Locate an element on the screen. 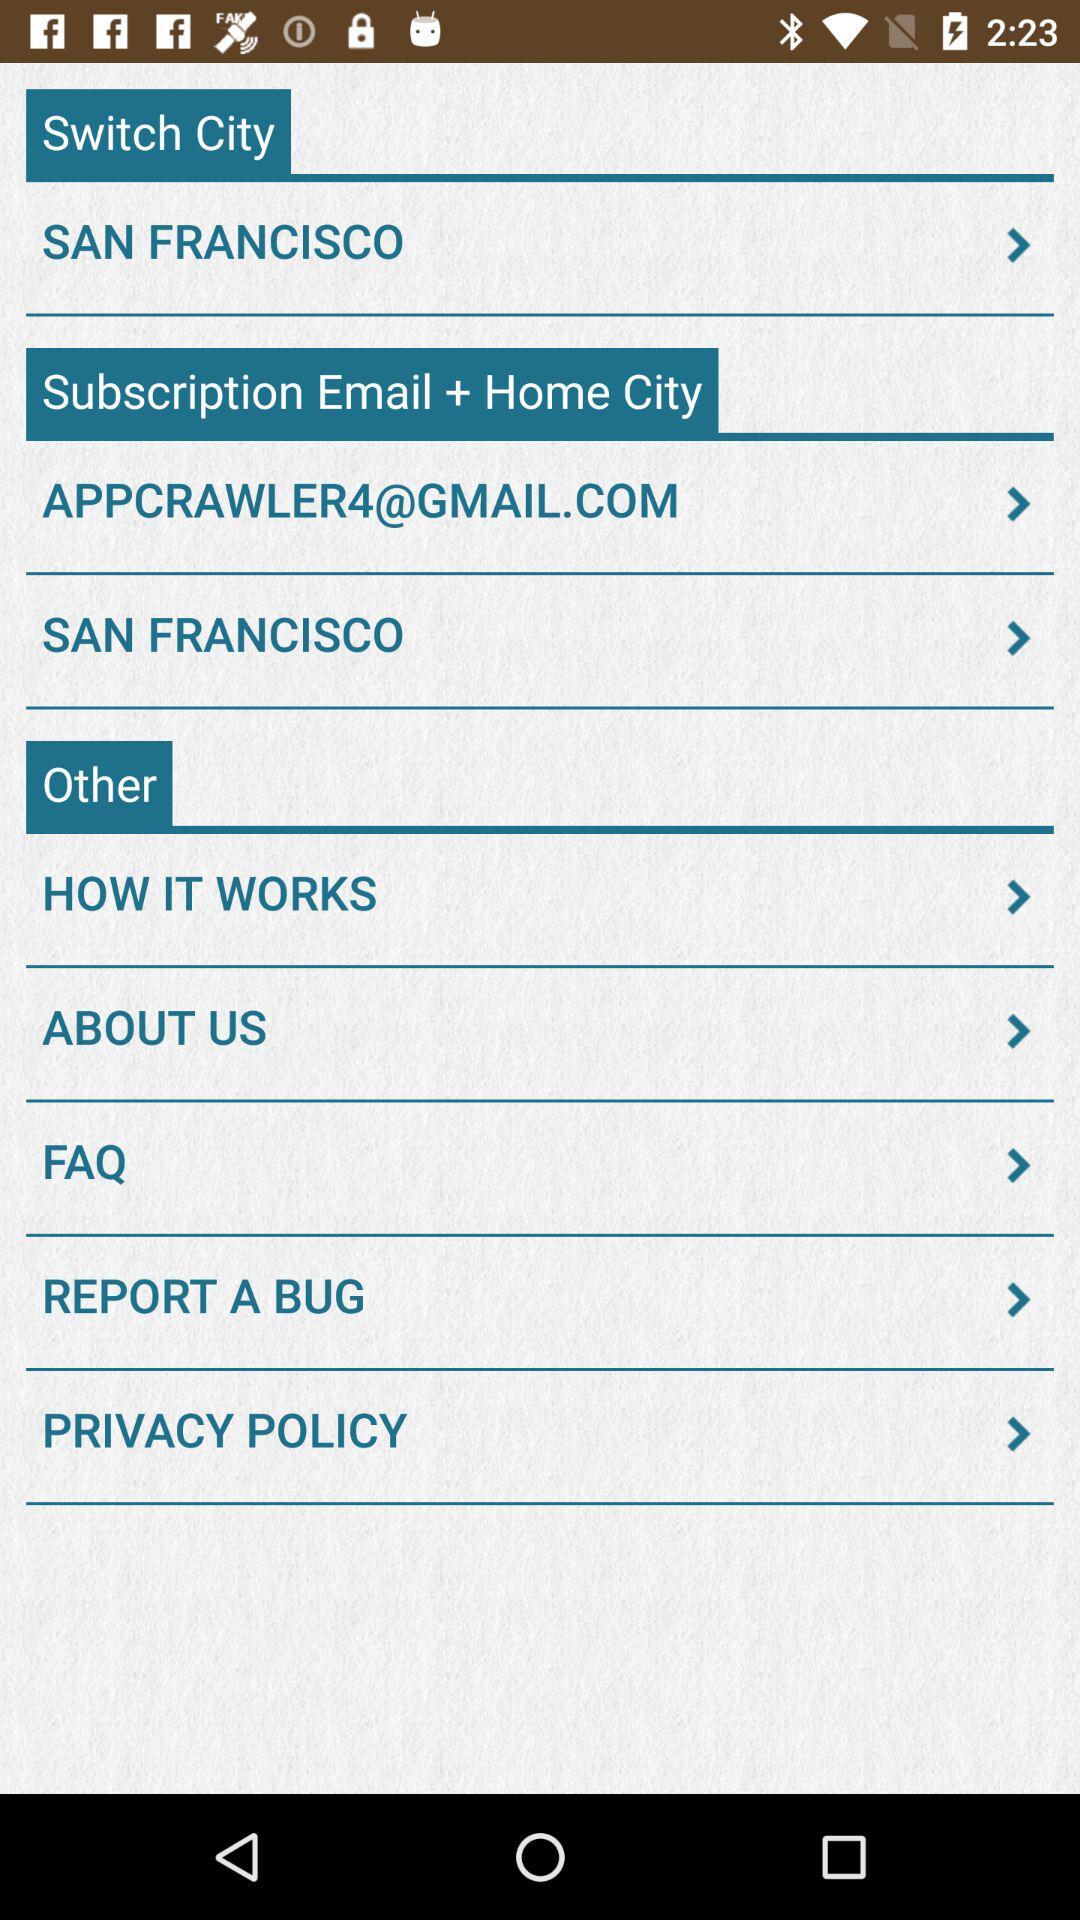 The height and width of the screenshot is (1920, 1080). about us icon is located at coordinates (540, 1031).